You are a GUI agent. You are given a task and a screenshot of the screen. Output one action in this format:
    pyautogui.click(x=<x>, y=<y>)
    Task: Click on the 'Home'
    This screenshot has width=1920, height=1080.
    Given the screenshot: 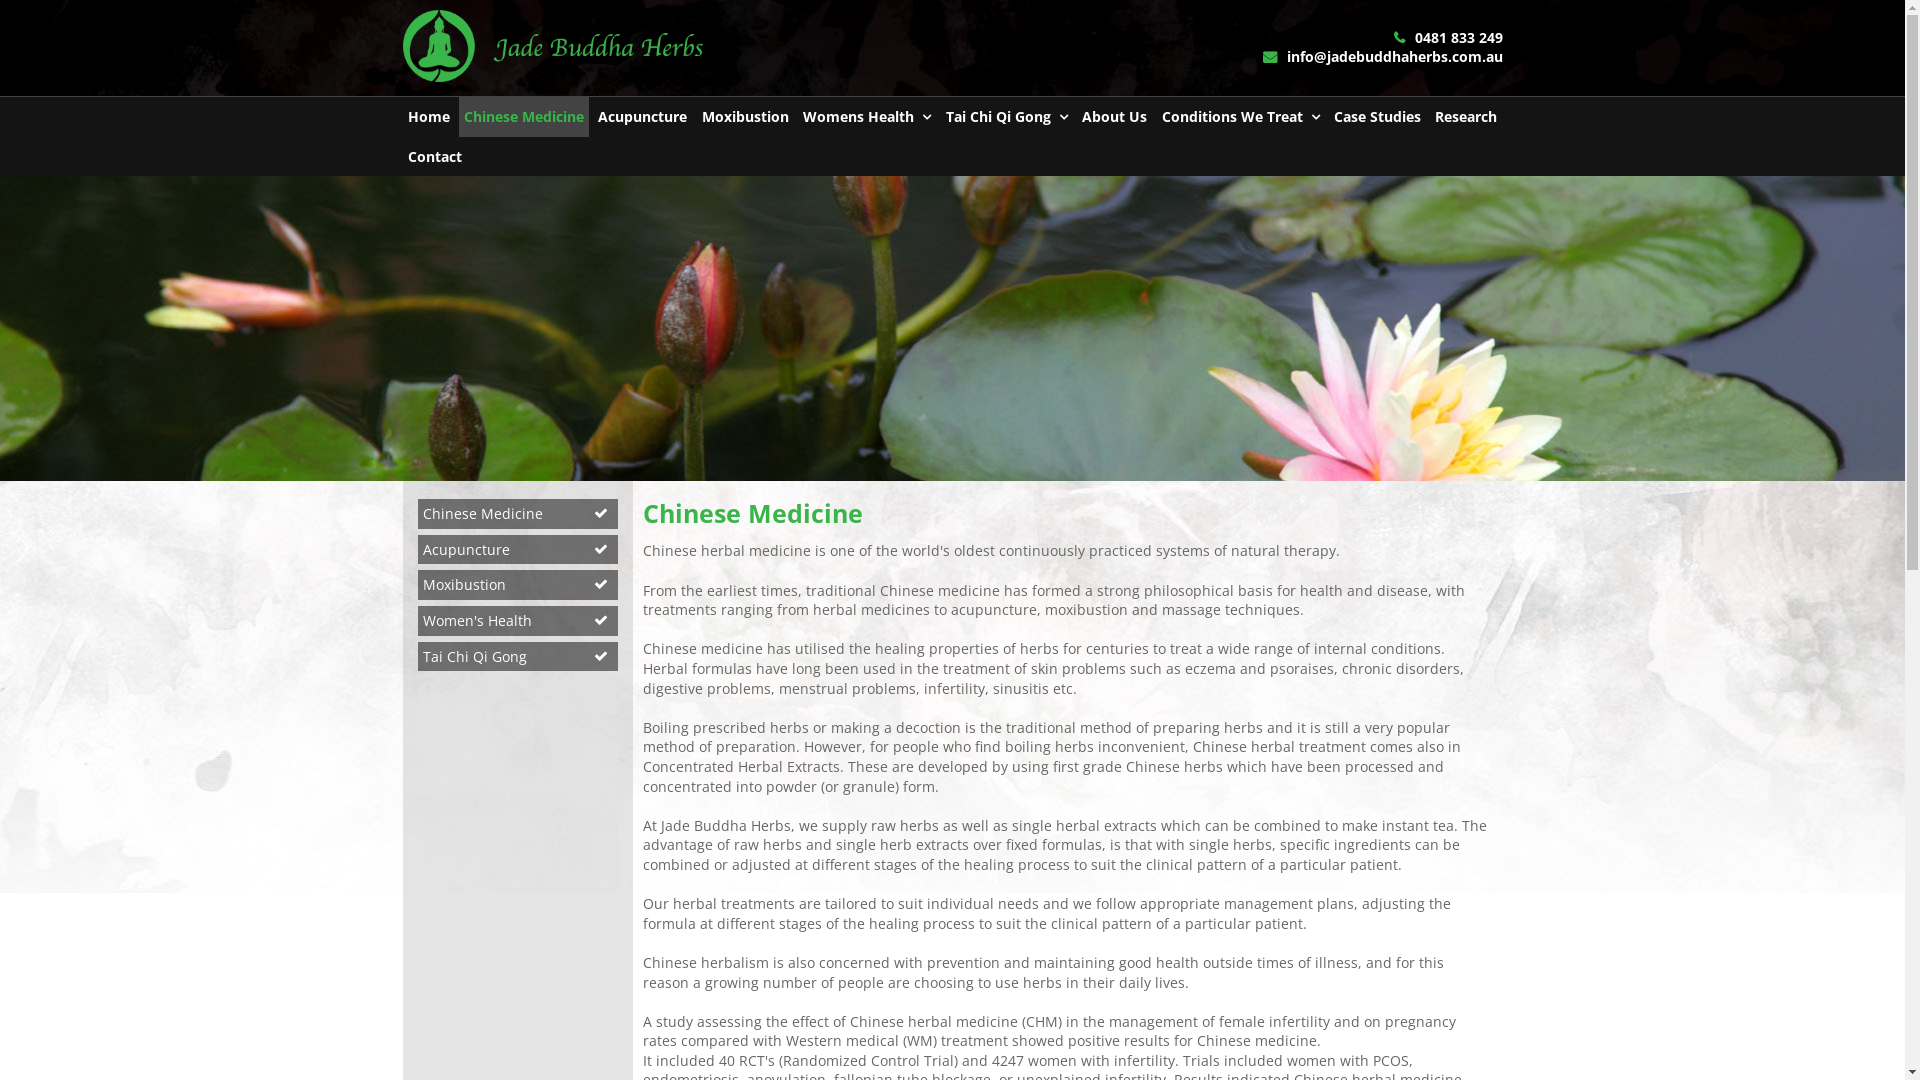 What is the action you would take?
    pyautogui.click(x=426, y=116)
    